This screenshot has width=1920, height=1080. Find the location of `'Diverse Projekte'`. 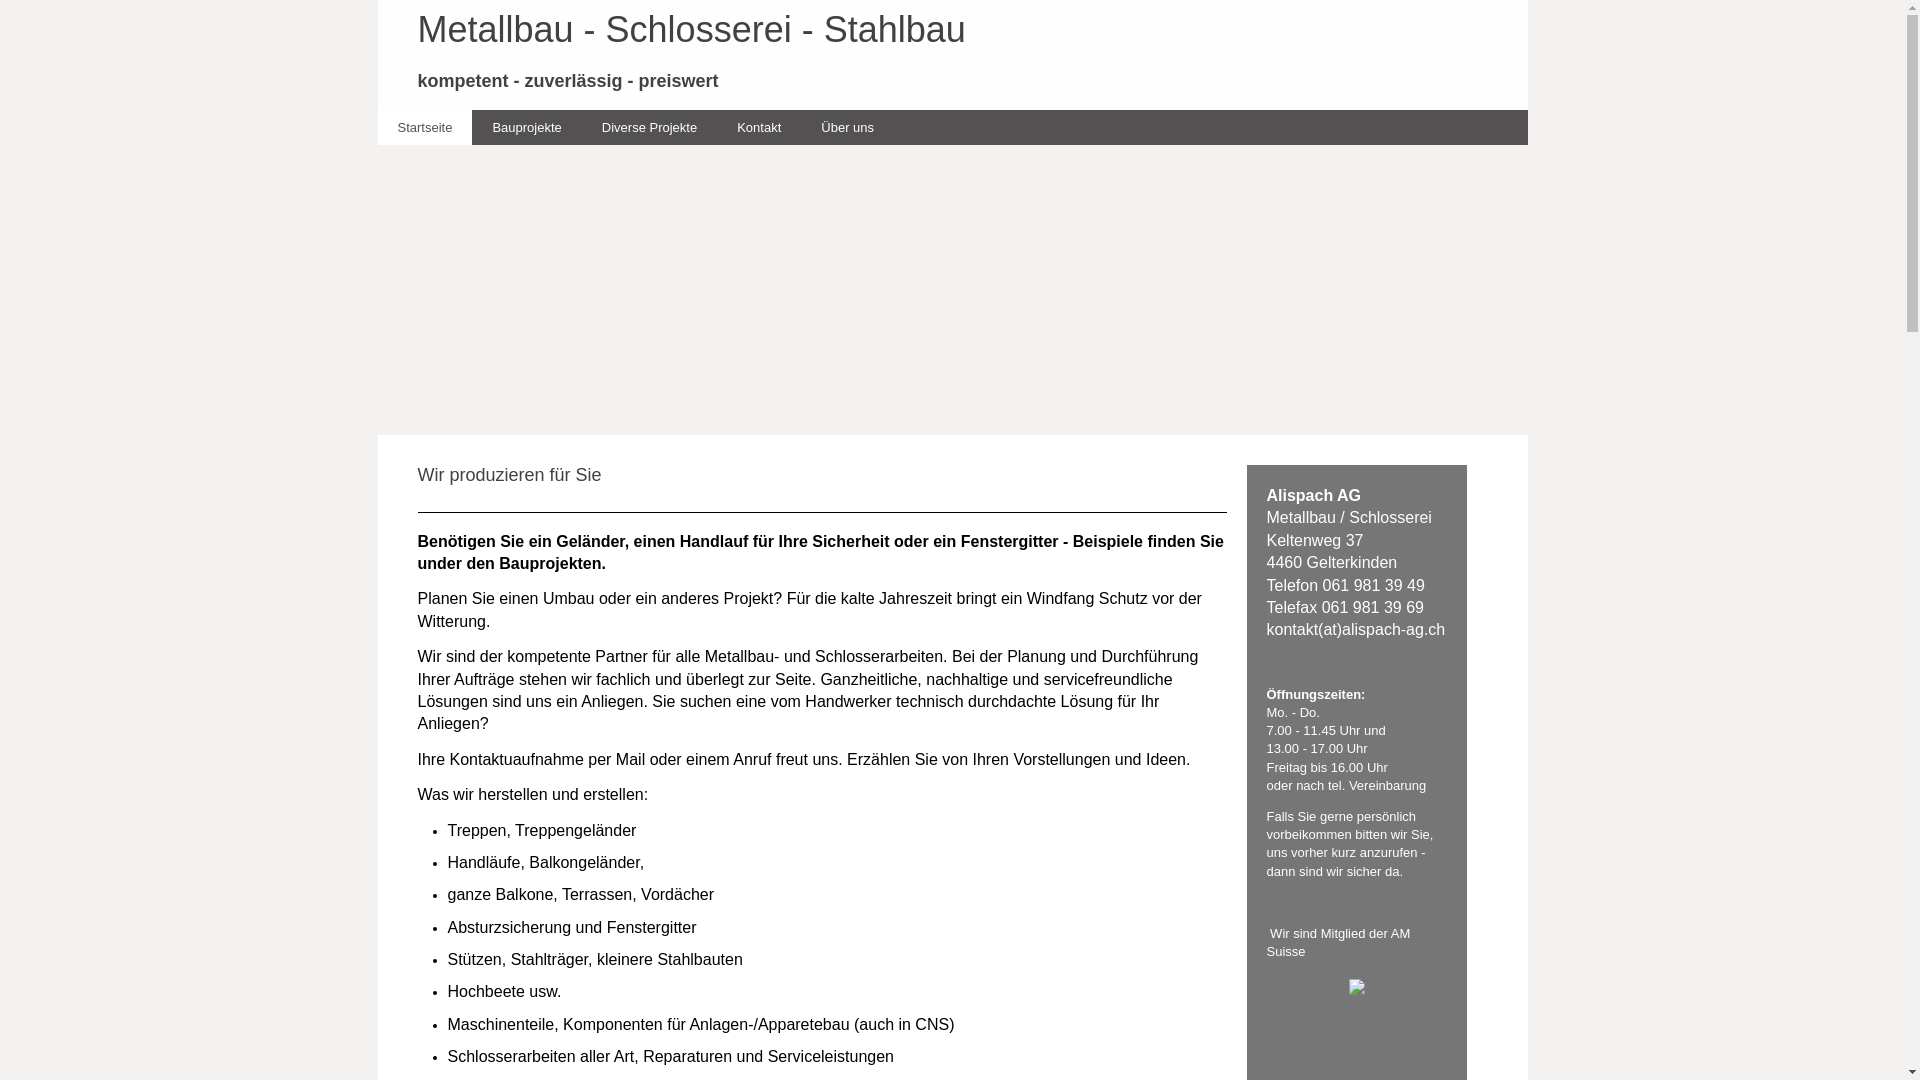

'Diverse Projekte' is located at coordinates (649, 127).